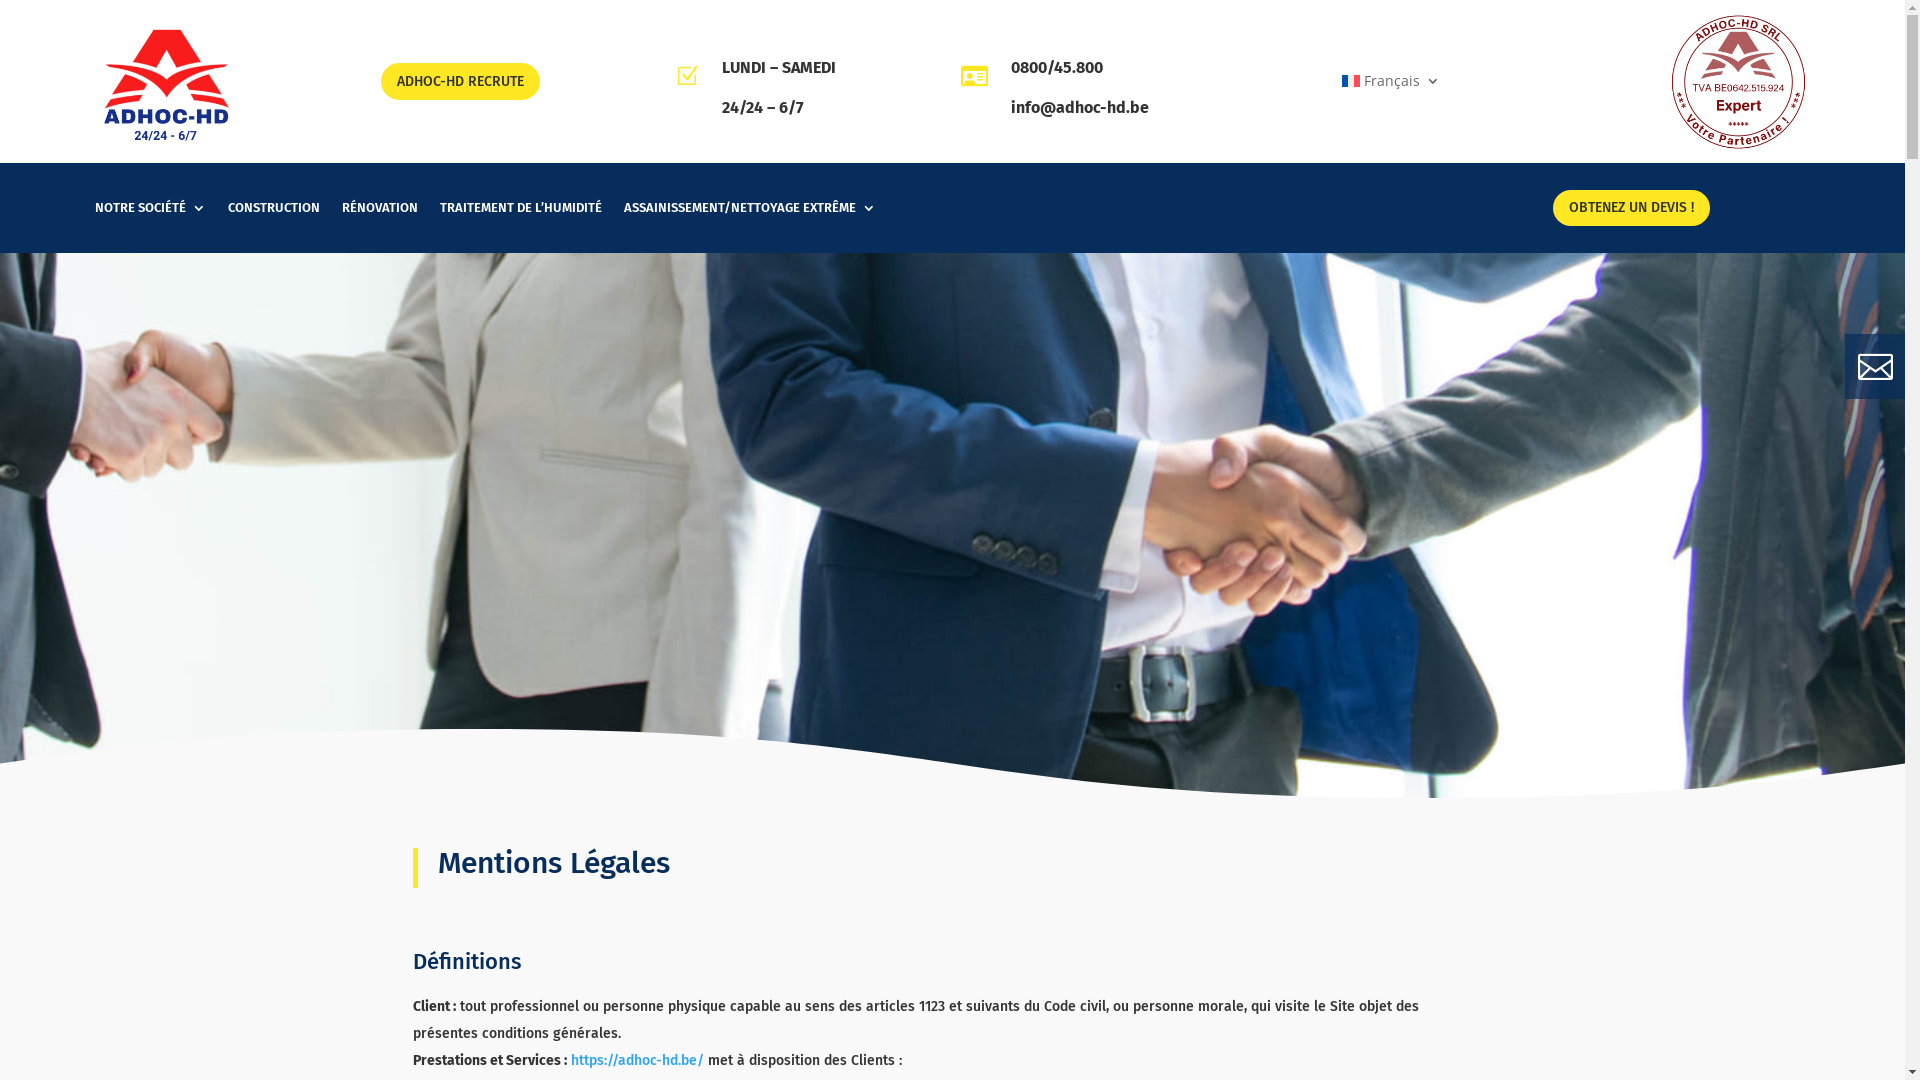  What do you see at coordinates (1055, 66) in the screenshot?
I see `'0800/45.800'` at bounding box center [1055, 66].